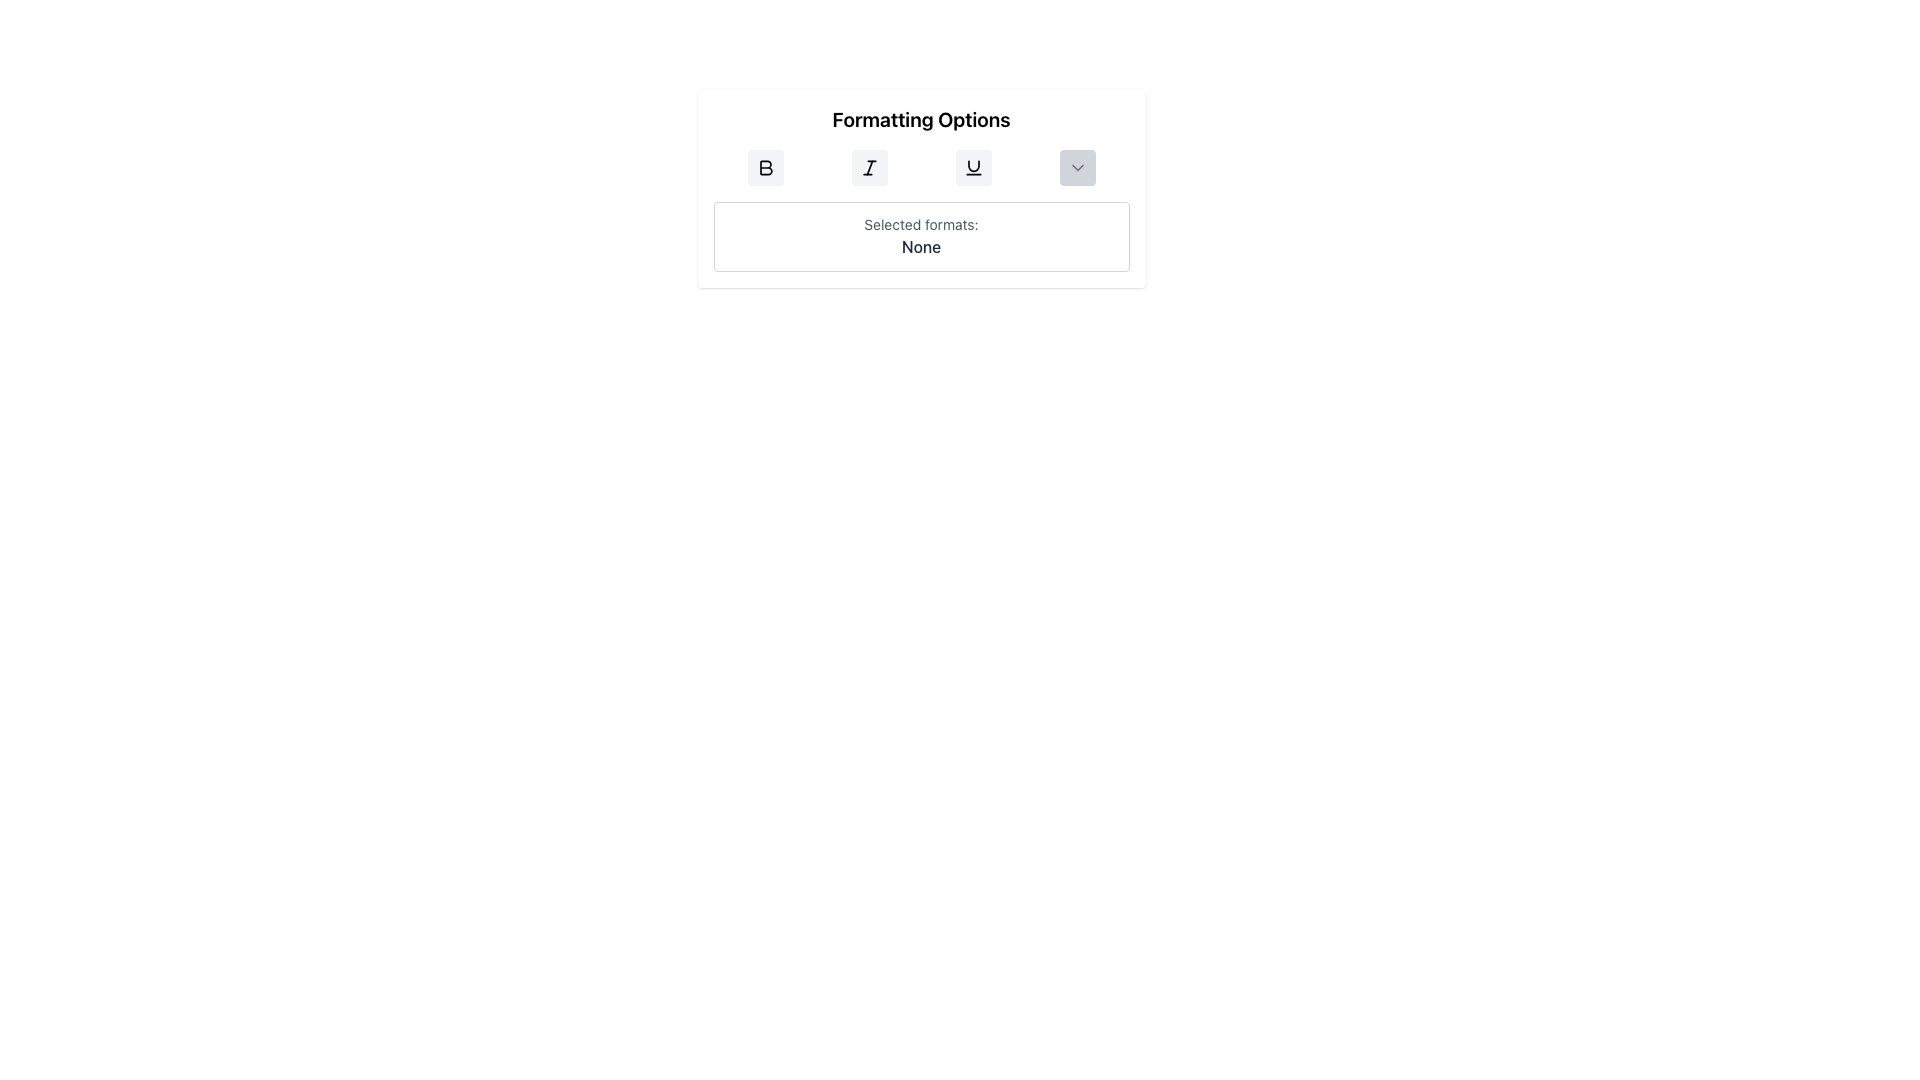 The image size is (1920, 1080). I want to click on the bold text styling icon in the formatting toolbar, so click(764, 167).